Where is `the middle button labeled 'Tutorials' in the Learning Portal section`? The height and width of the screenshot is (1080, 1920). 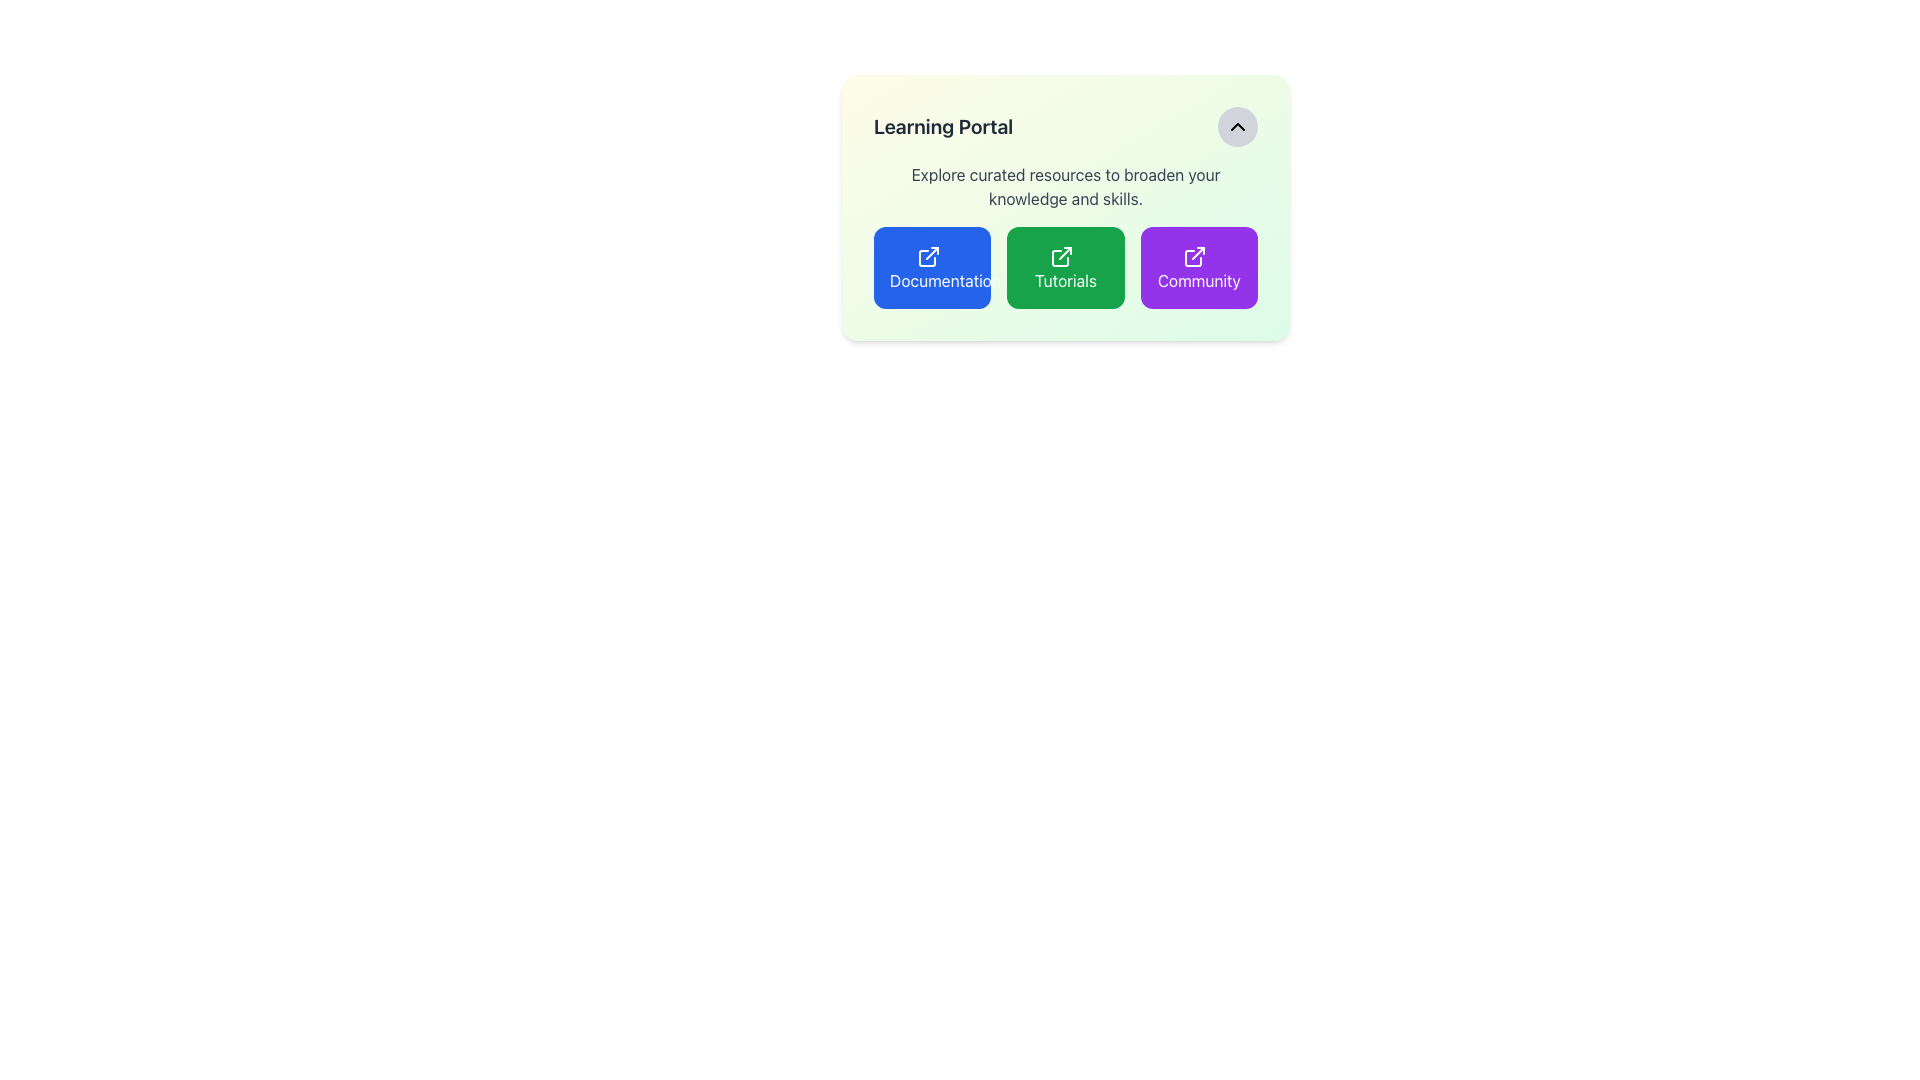 the middle button labeled 'Tutorials' in the Learning Portal section is located at coordinates (1064, 266).